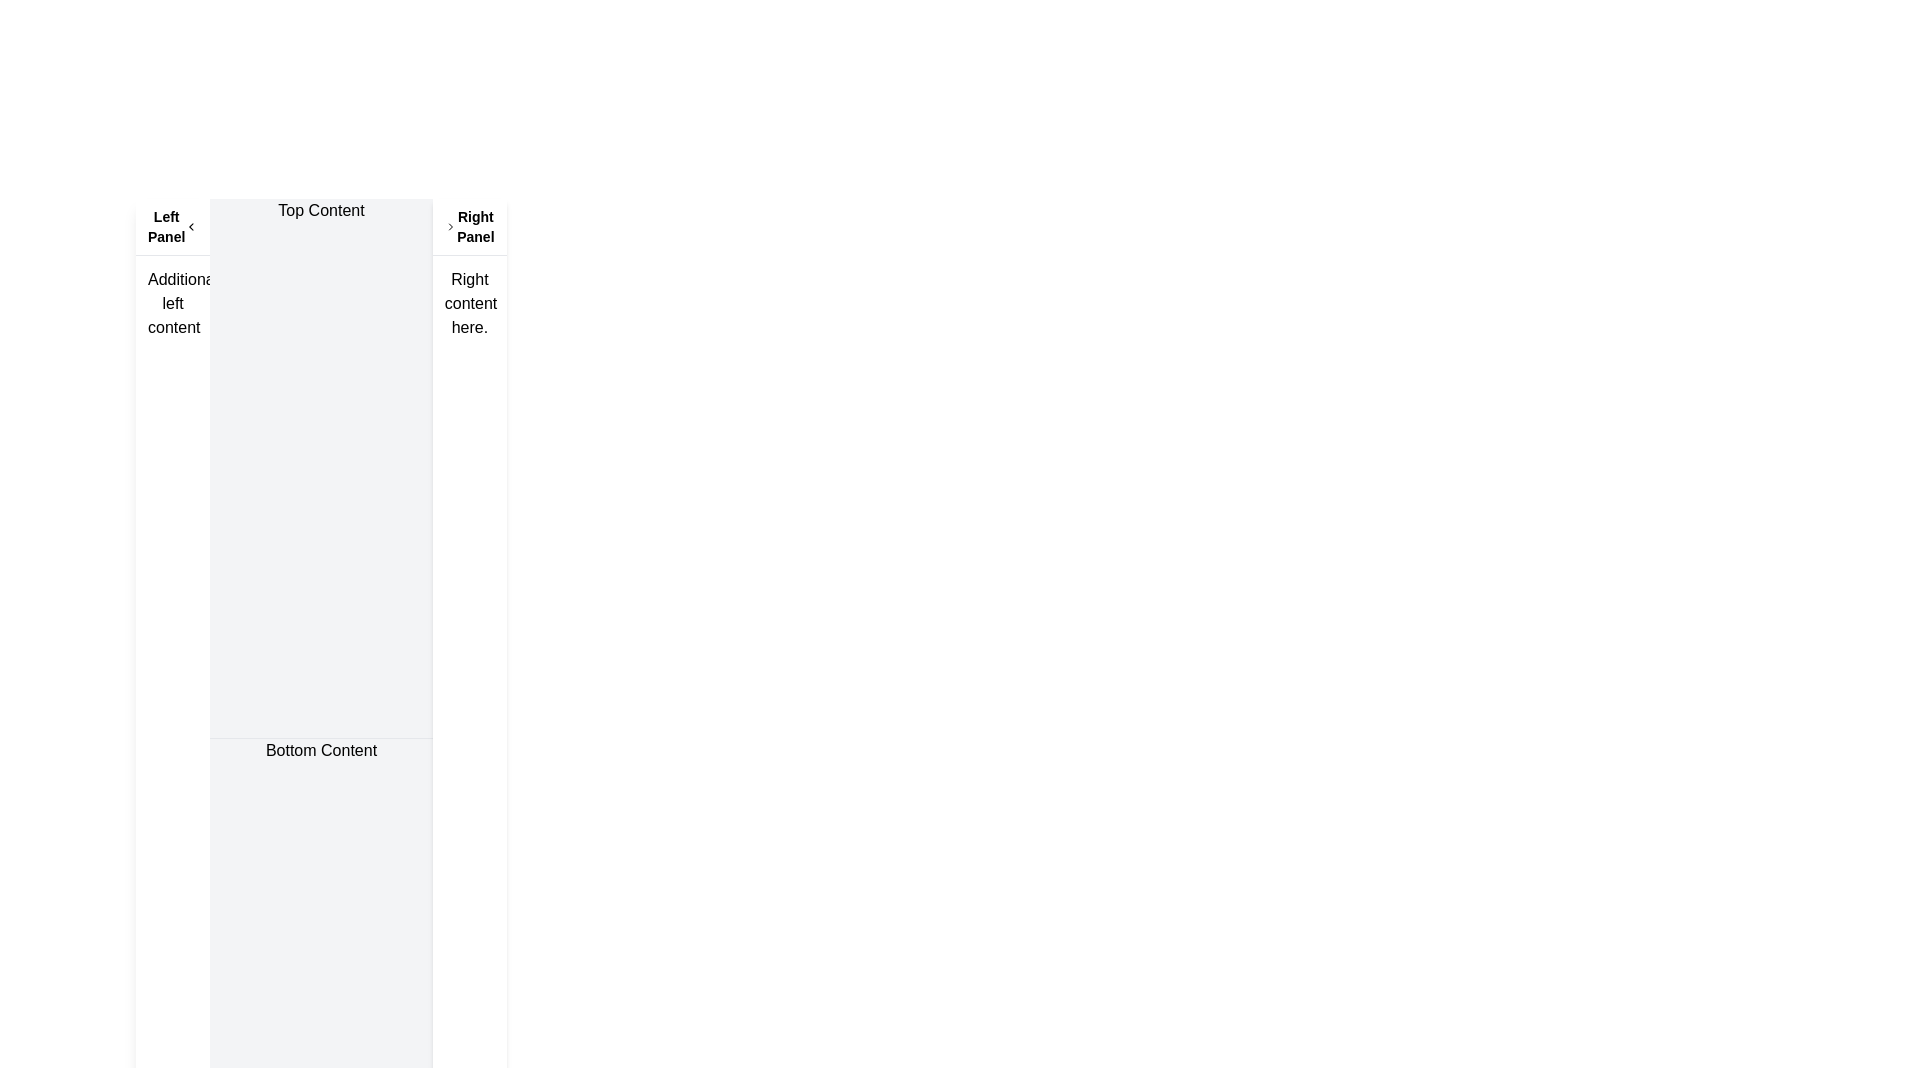 The image size is (1920, 1080). I want to click on to select the text block displaying 'Right content here.' located in the 'Right Panel' below the header text, so click(468, 304).